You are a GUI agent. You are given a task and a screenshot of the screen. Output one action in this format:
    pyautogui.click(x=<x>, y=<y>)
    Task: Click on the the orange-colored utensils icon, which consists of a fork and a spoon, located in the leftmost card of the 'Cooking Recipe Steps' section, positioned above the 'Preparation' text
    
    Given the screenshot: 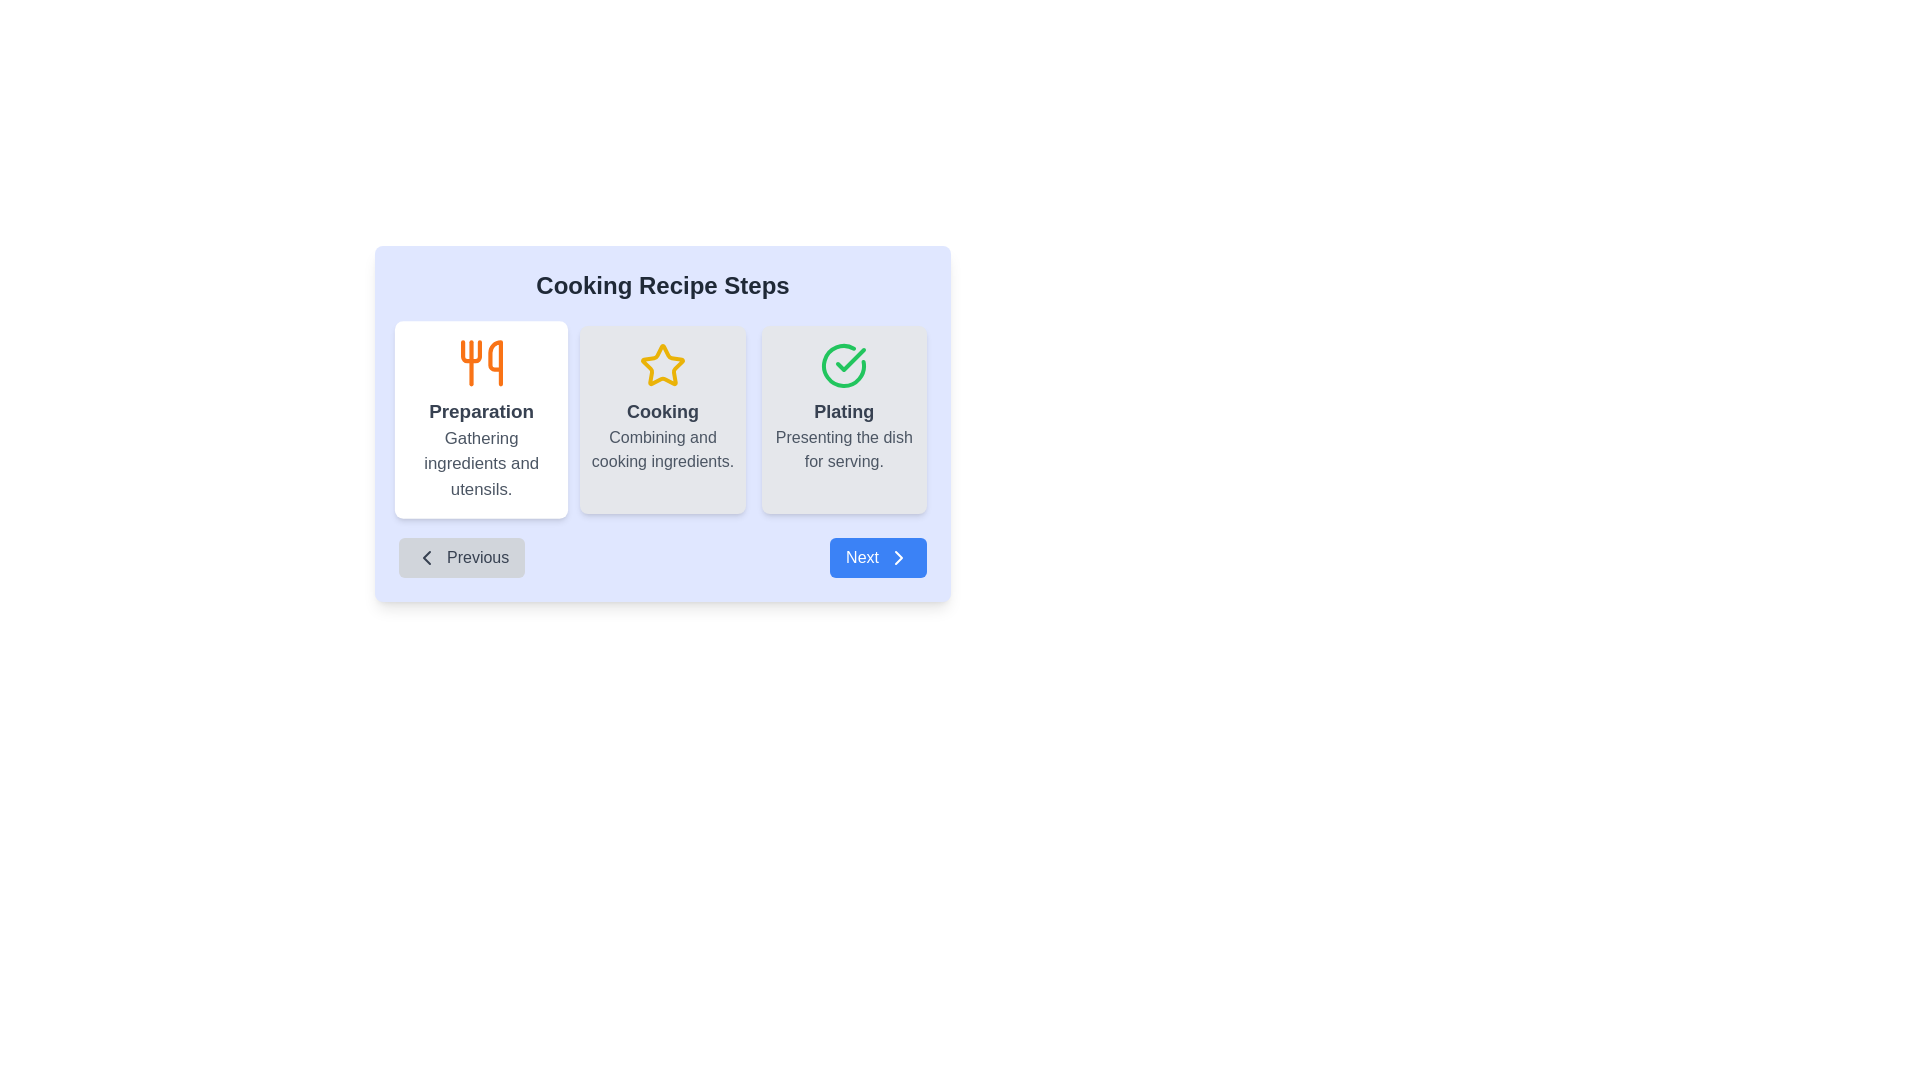 What is the action you would take?
    pyautogui.click(x=481, y=363)
    